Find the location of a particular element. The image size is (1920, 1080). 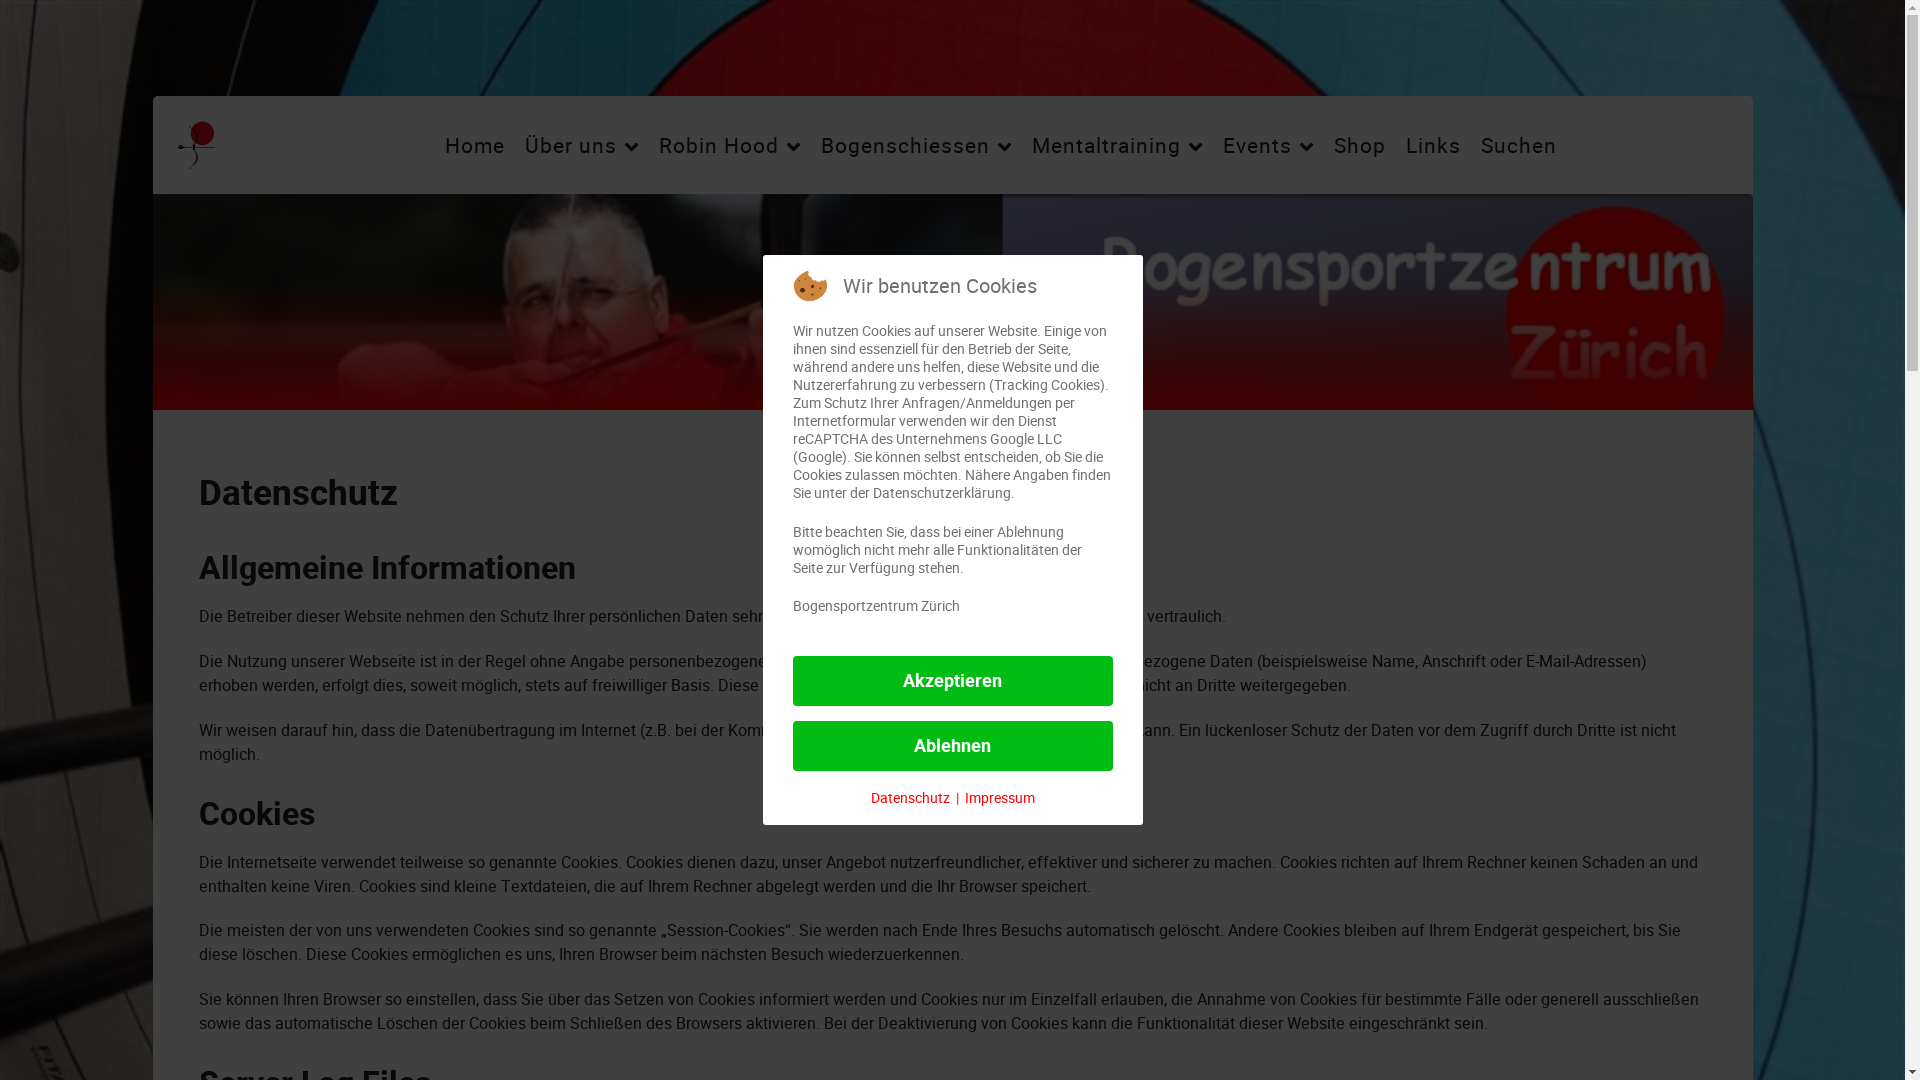

'Robin Hood' is located at coordinates (728, 144).